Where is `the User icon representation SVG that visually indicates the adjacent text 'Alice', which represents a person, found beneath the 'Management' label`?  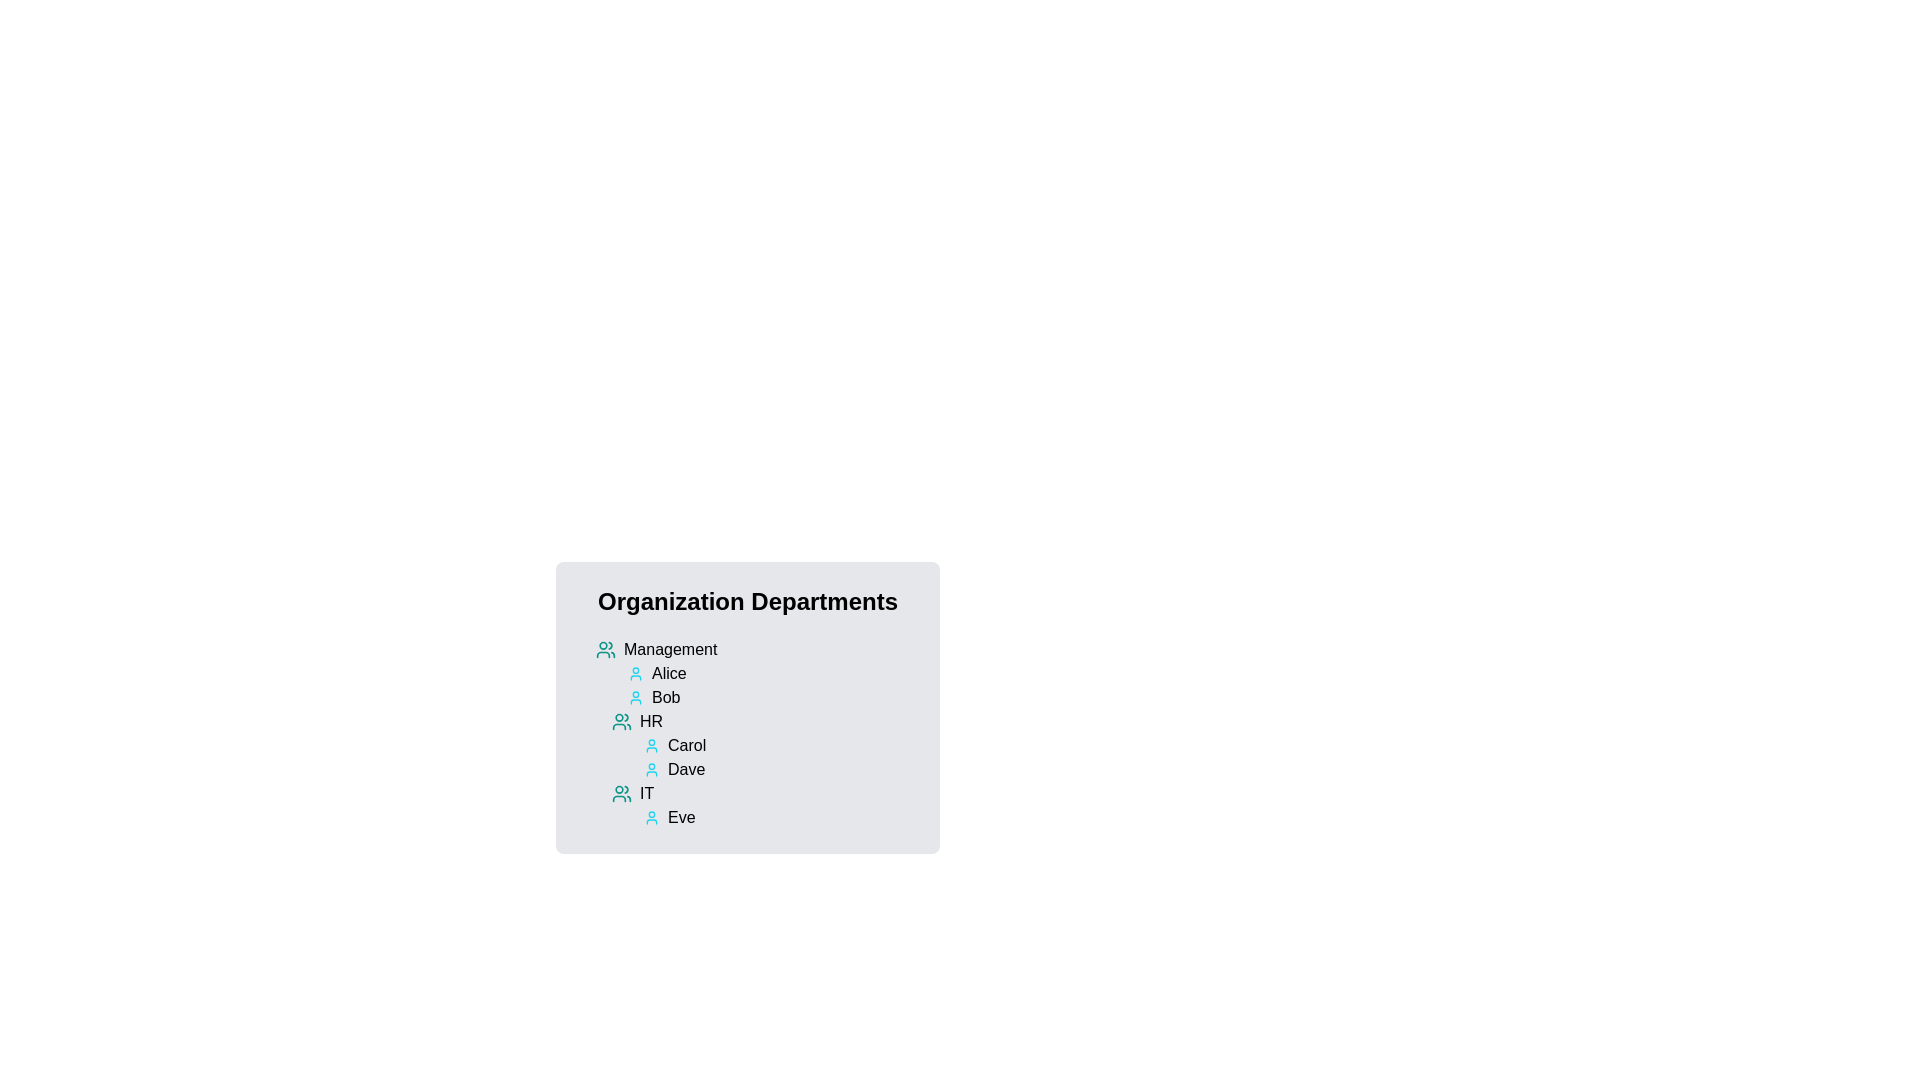 the User icon representation SVG that visually indicates the adjacent text 'Alice', which represents a person, found beneath the 'Management' label is located at coordinates (634, 674).